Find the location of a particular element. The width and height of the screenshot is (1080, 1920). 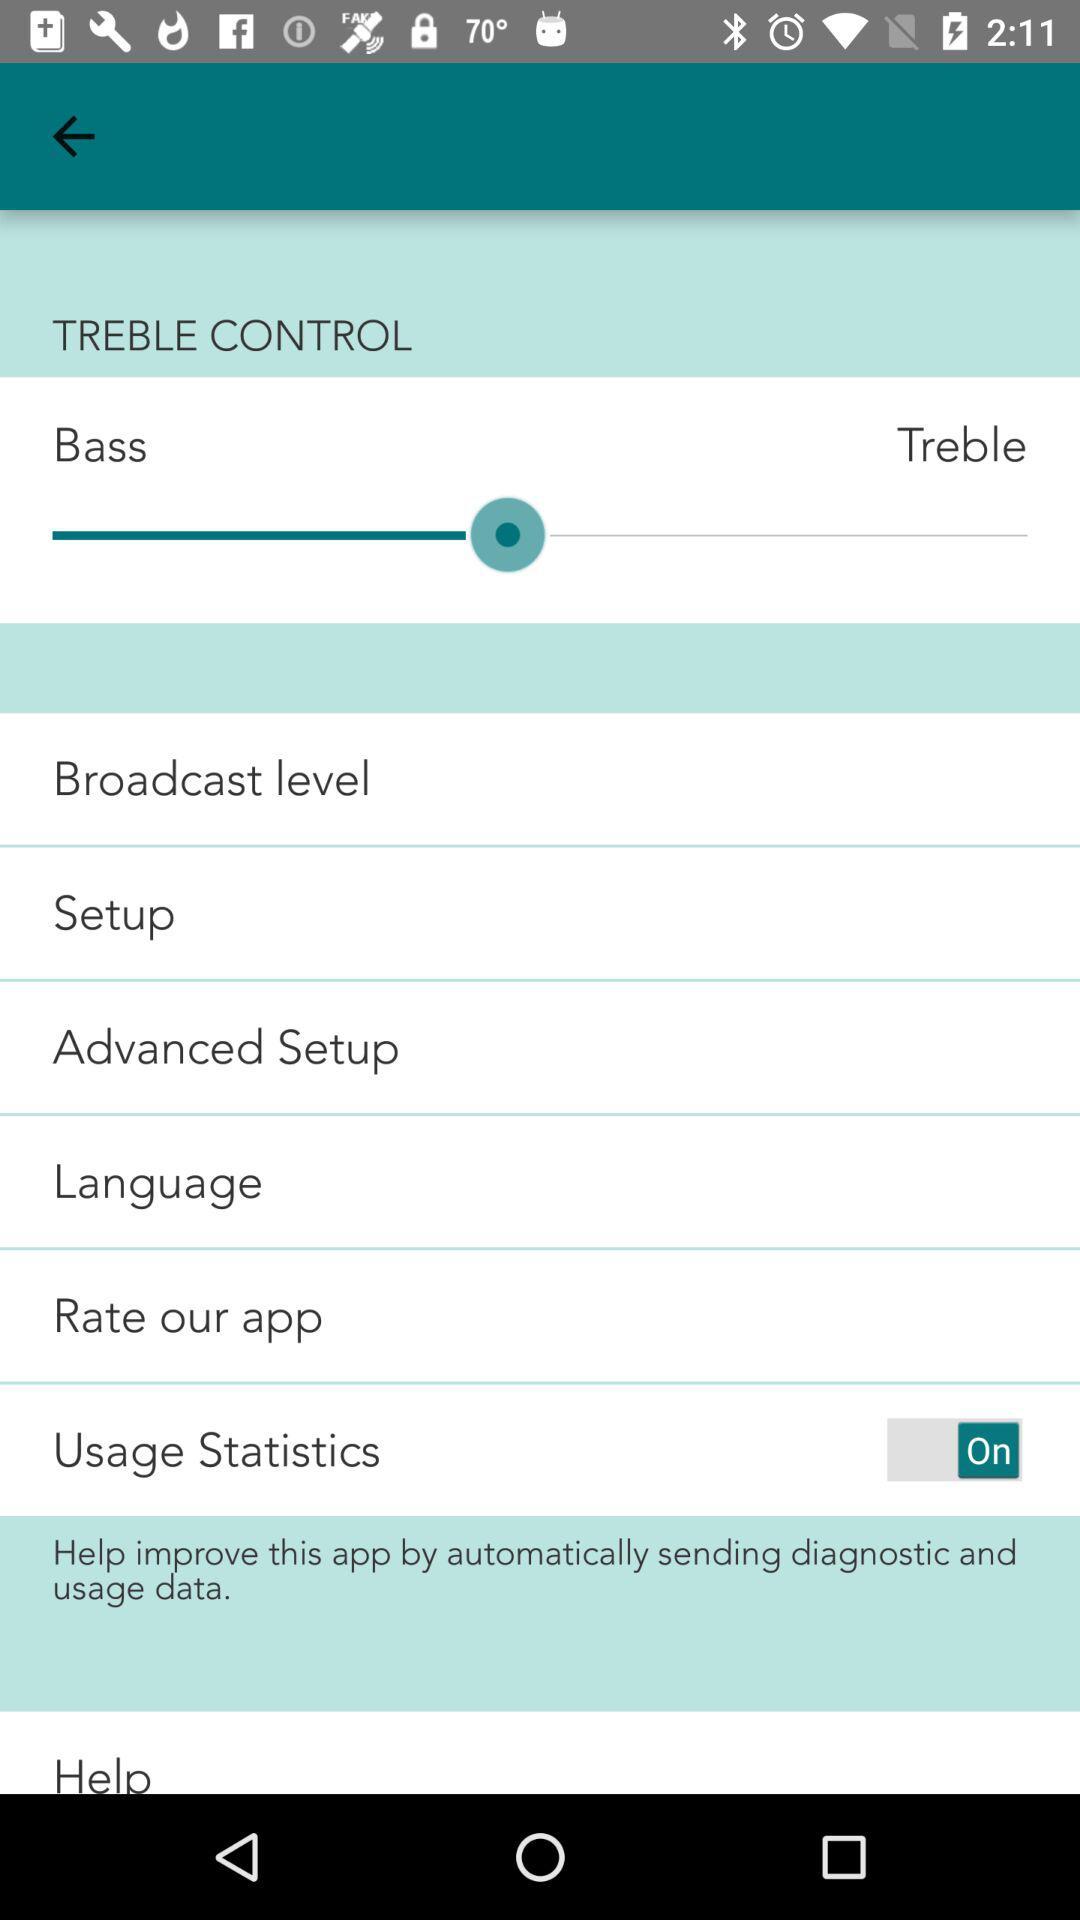

rate our app item is located at coordinates (161, 1315).